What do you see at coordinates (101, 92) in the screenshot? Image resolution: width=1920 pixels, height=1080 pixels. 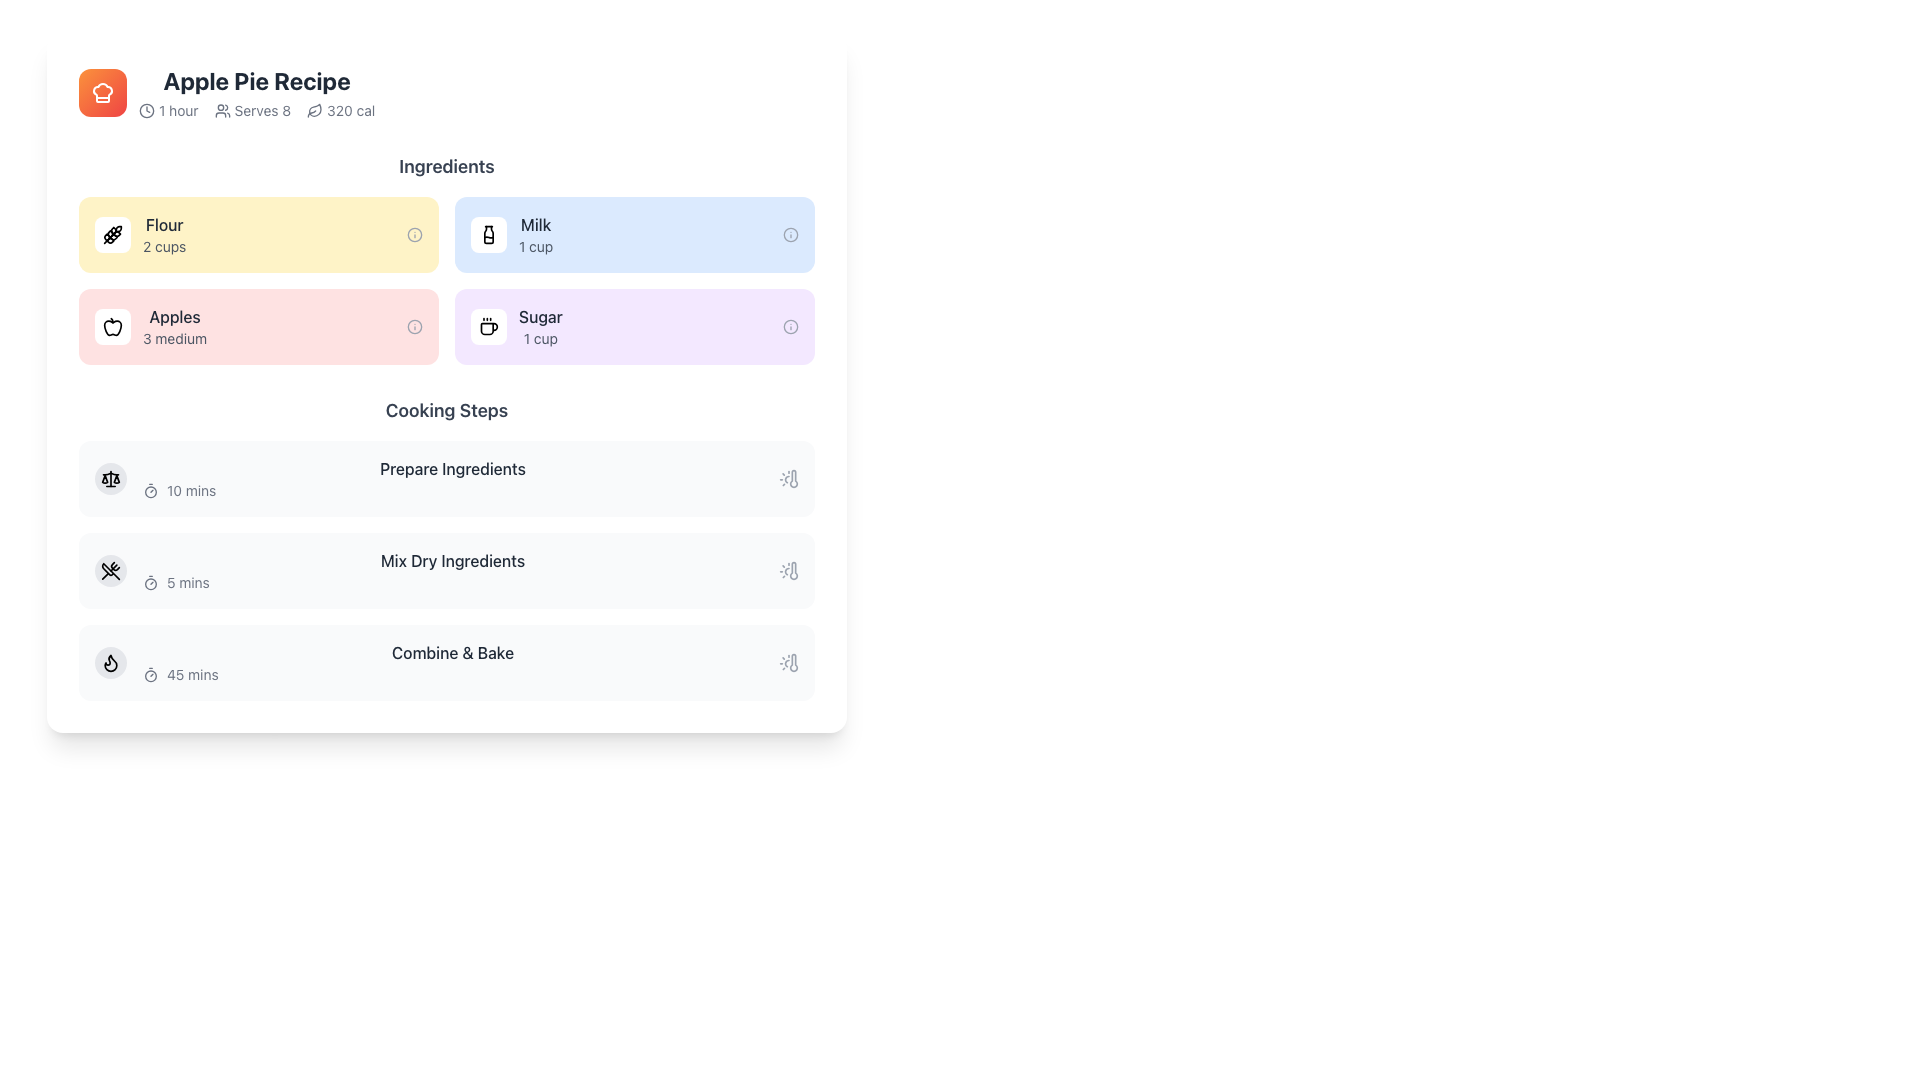 I see `the chef's hat icon, which is a rounded square with a gradient background from orange to red, located to the left of the 'Apple Pie Recipe' heading` at bounding box center [101, 92].